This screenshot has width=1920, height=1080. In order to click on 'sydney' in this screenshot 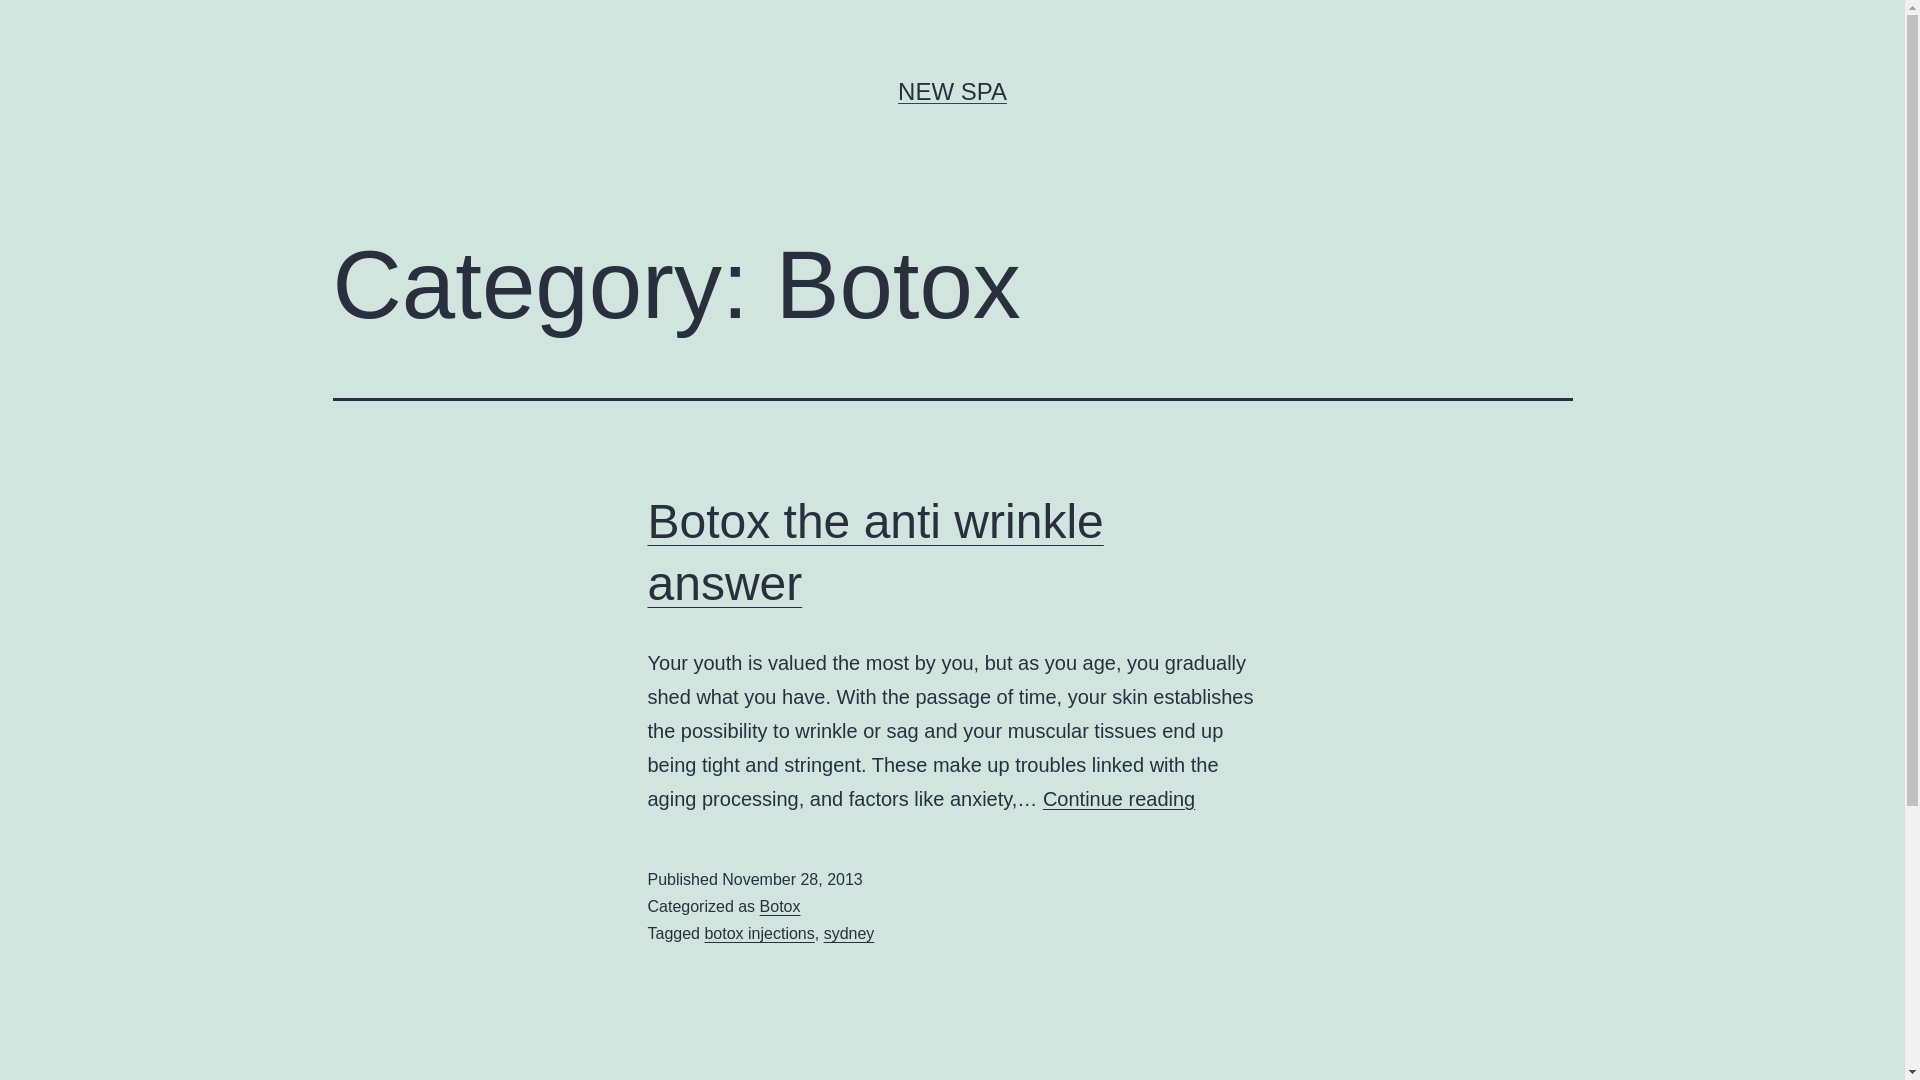, I will do `click(849, 933)`.